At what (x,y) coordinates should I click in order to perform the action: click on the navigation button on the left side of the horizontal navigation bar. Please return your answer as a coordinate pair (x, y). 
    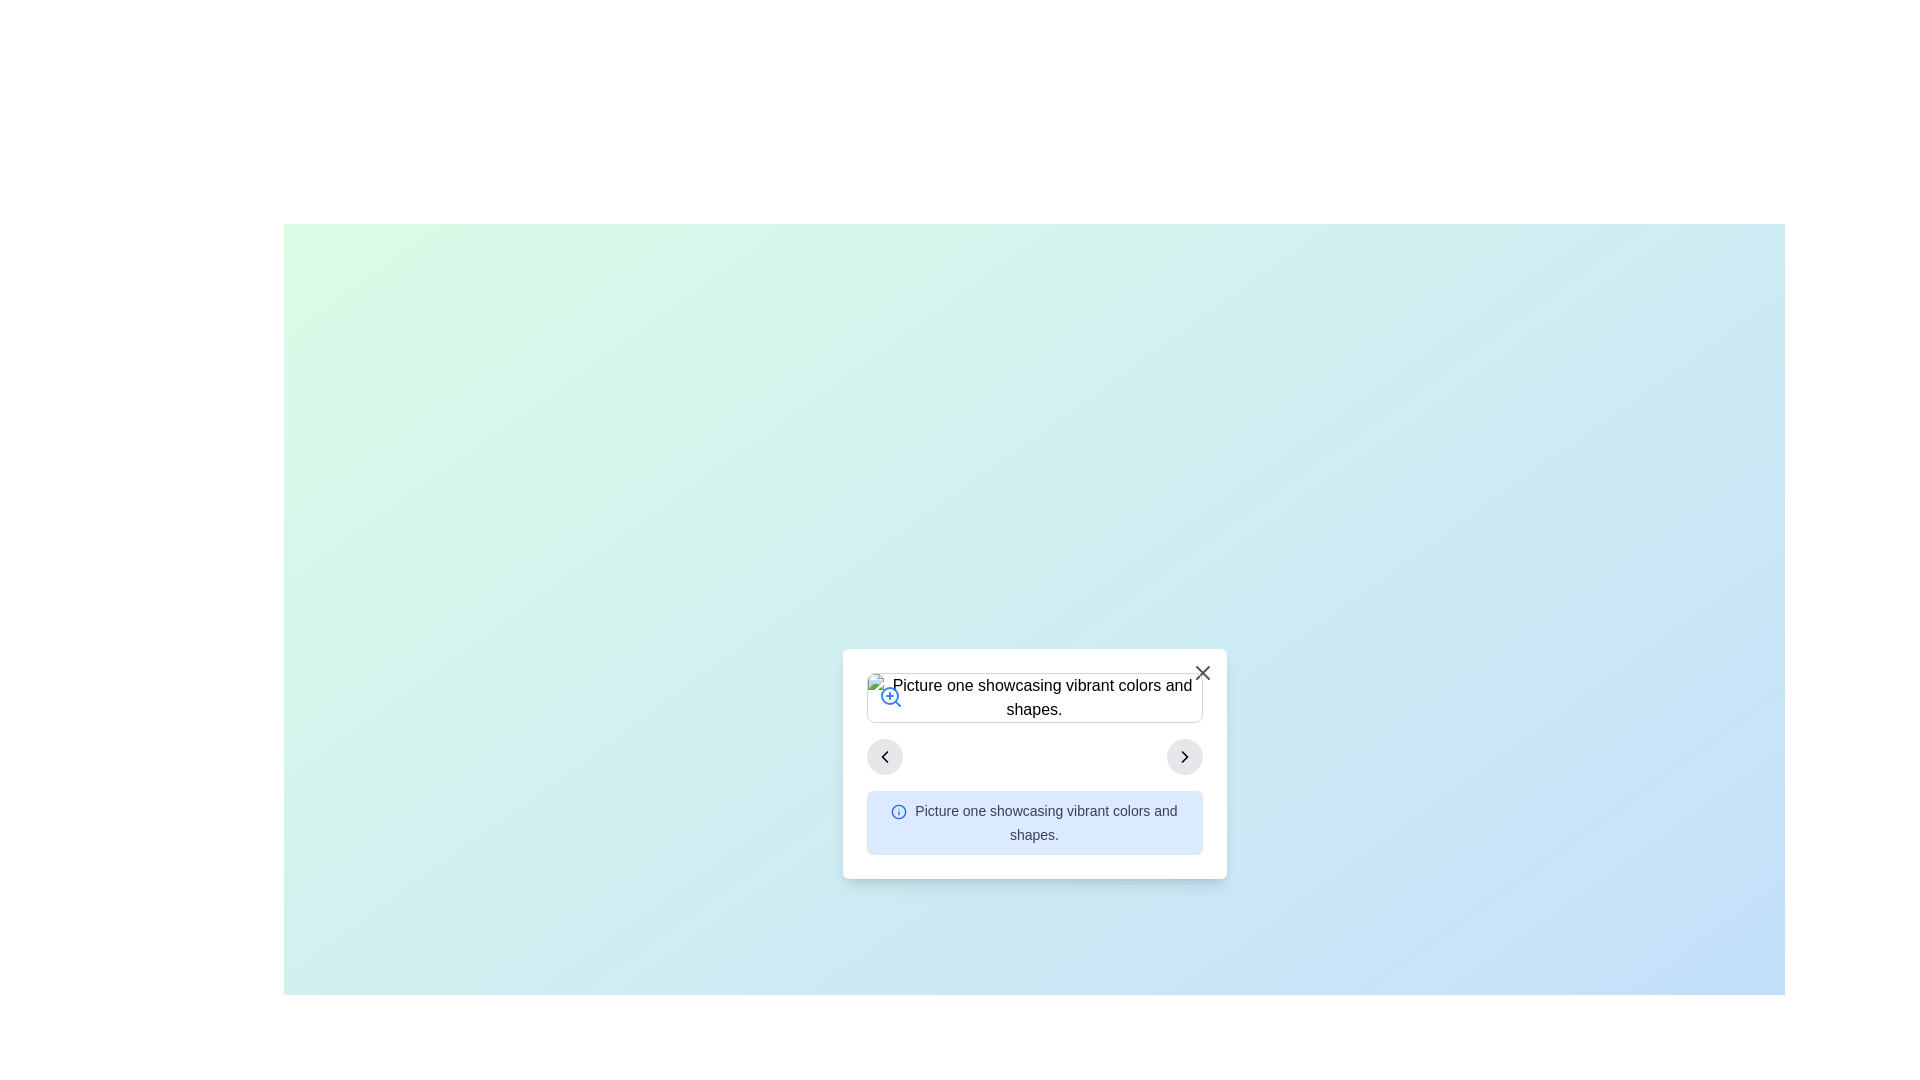
    Looking at the image, I should click on (883, 756).